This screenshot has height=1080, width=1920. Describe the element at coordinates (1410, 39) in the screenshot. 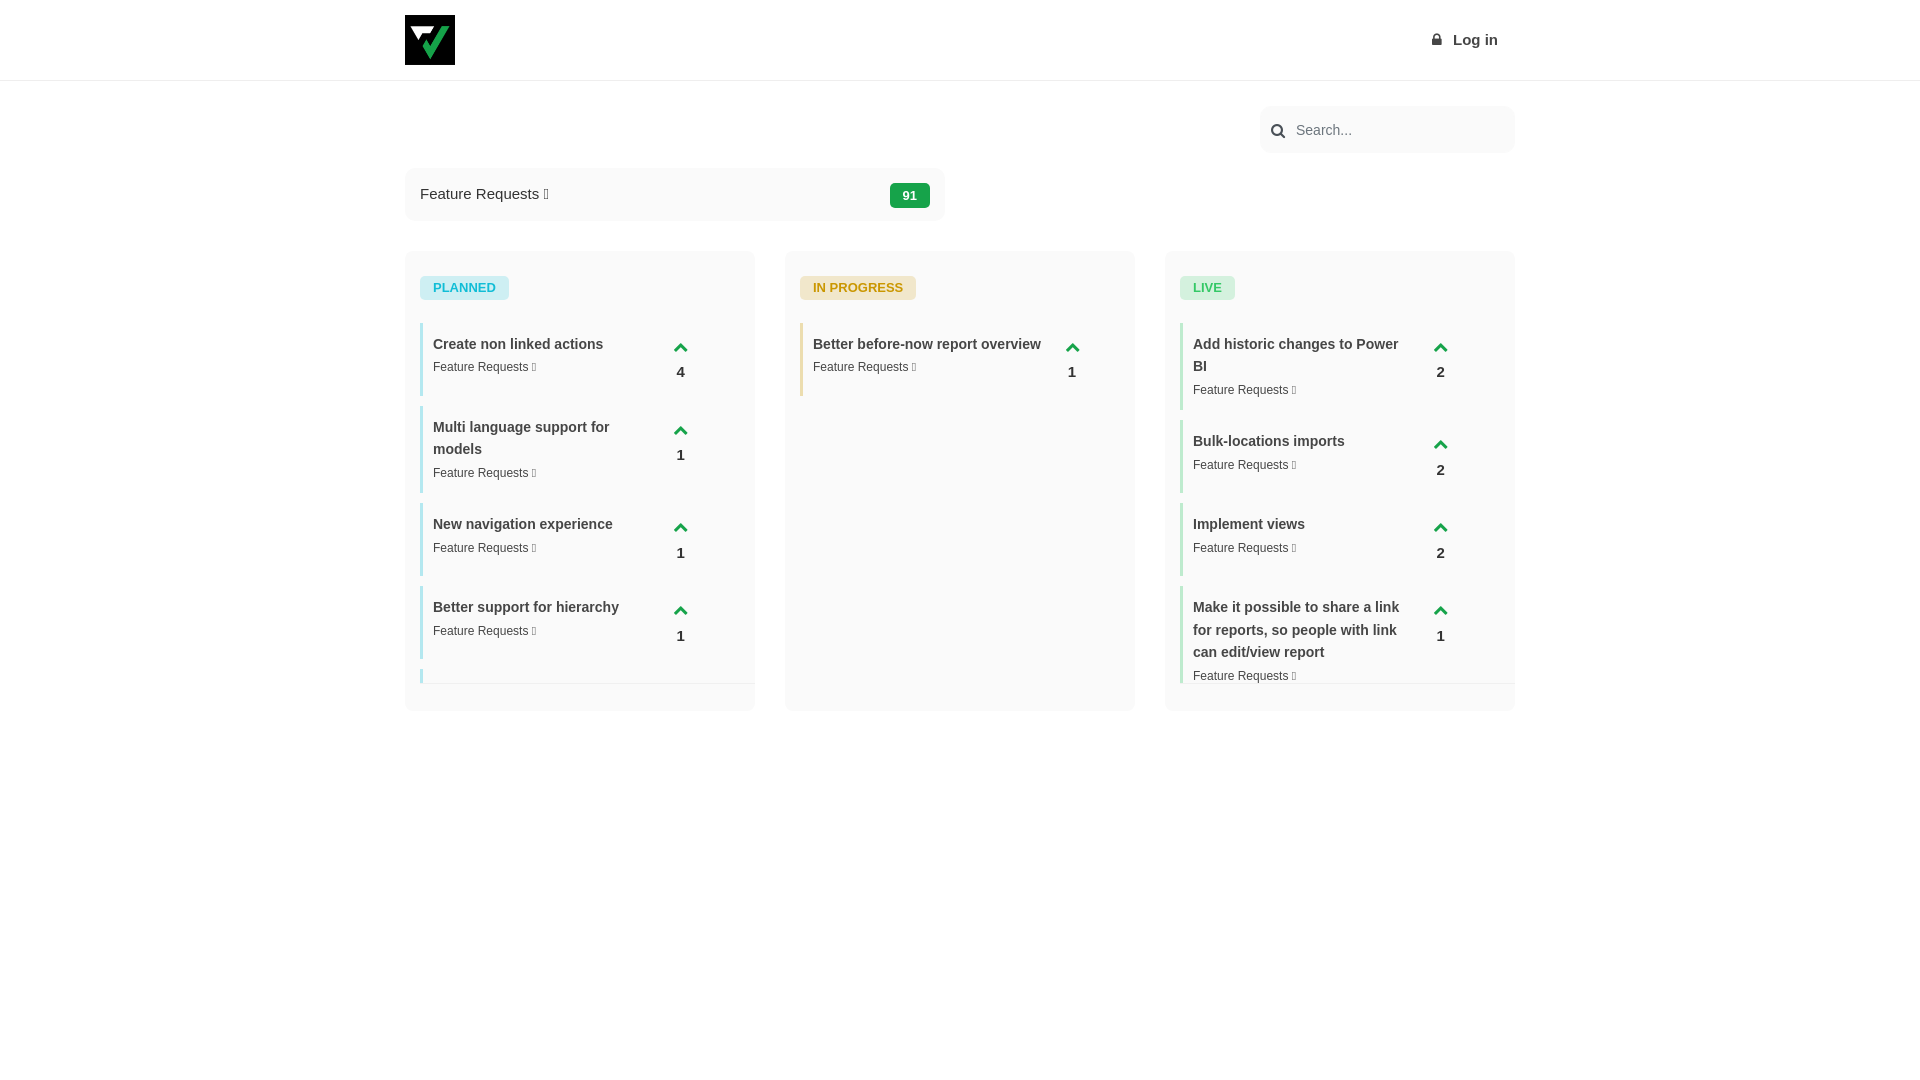

I see `'Log in'` at that location.